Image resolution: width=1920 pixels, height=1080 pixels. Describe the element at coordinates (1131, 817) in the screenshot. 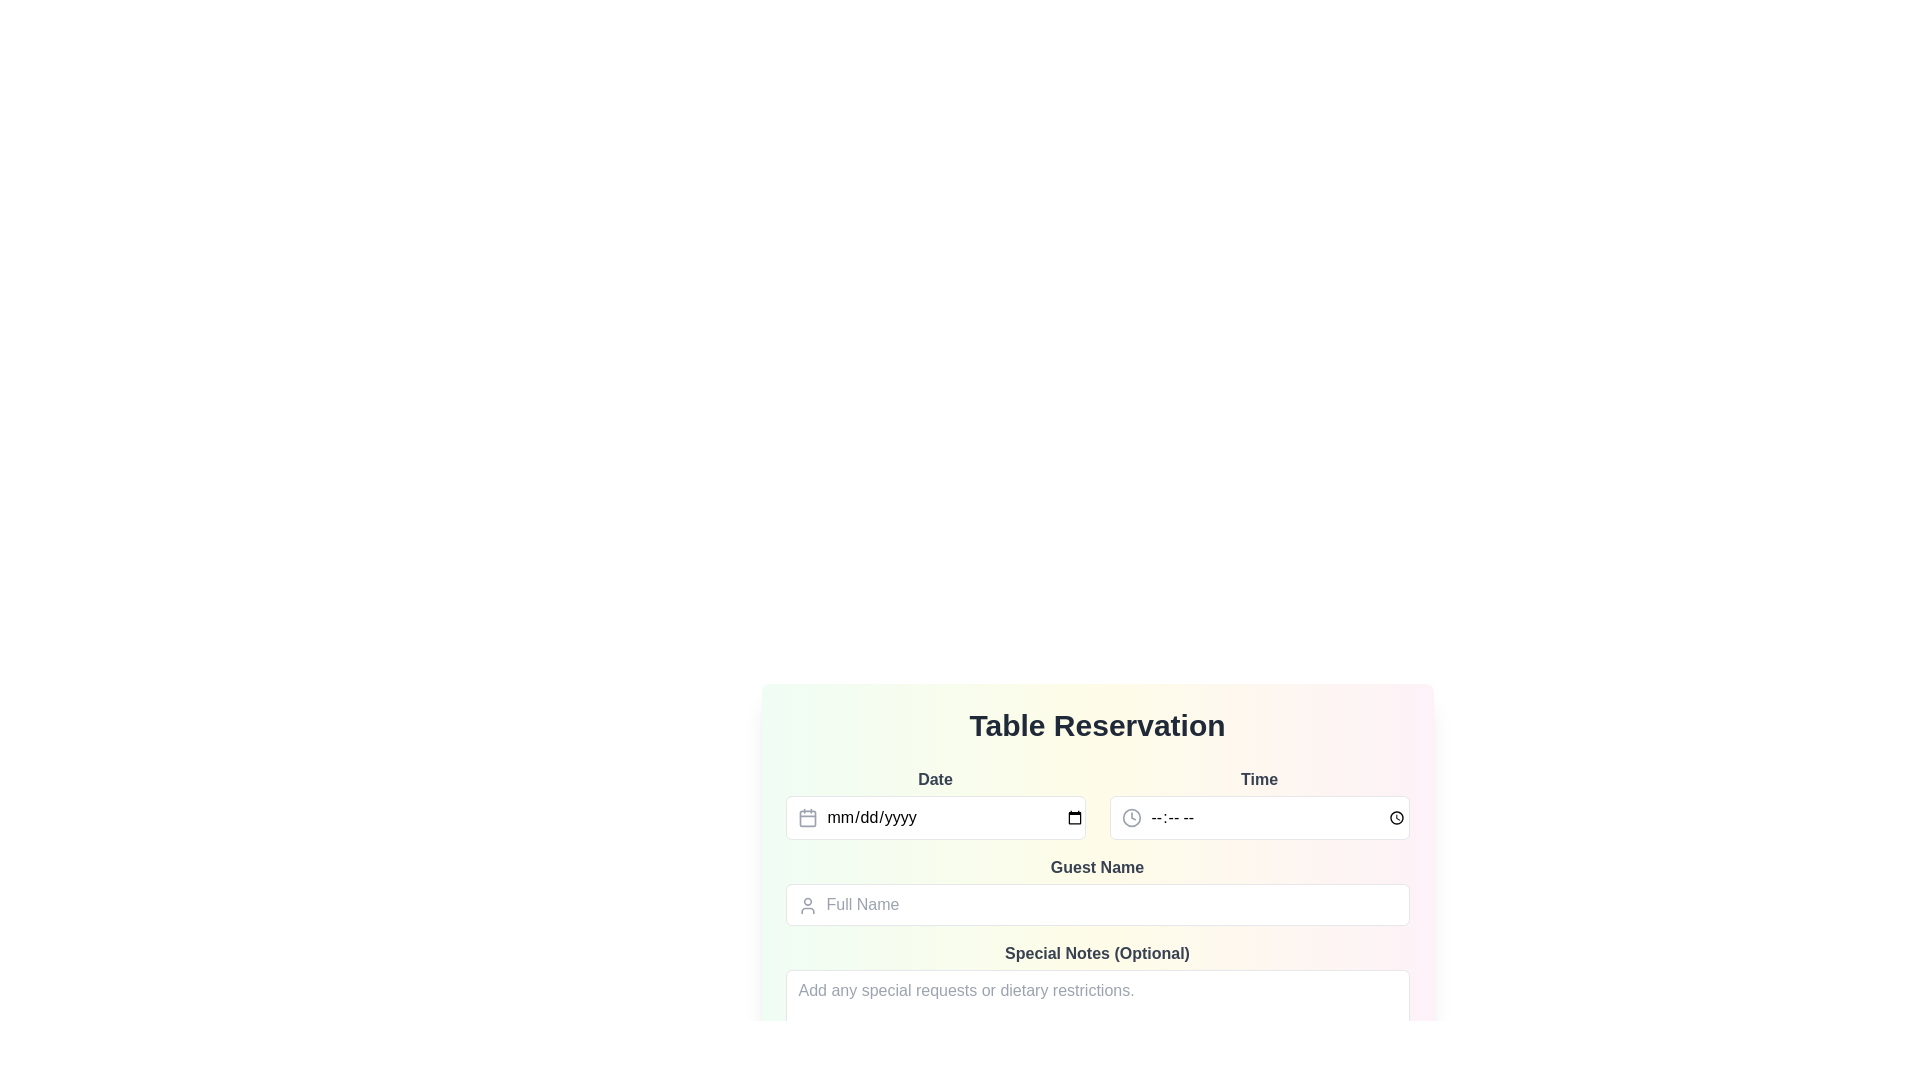

I see `the circular outline of the clock face icon located within the 'Time' input field of the 'Table Reservation' form, positioned to the left of the placeholder text '--:-- --'` at that location.